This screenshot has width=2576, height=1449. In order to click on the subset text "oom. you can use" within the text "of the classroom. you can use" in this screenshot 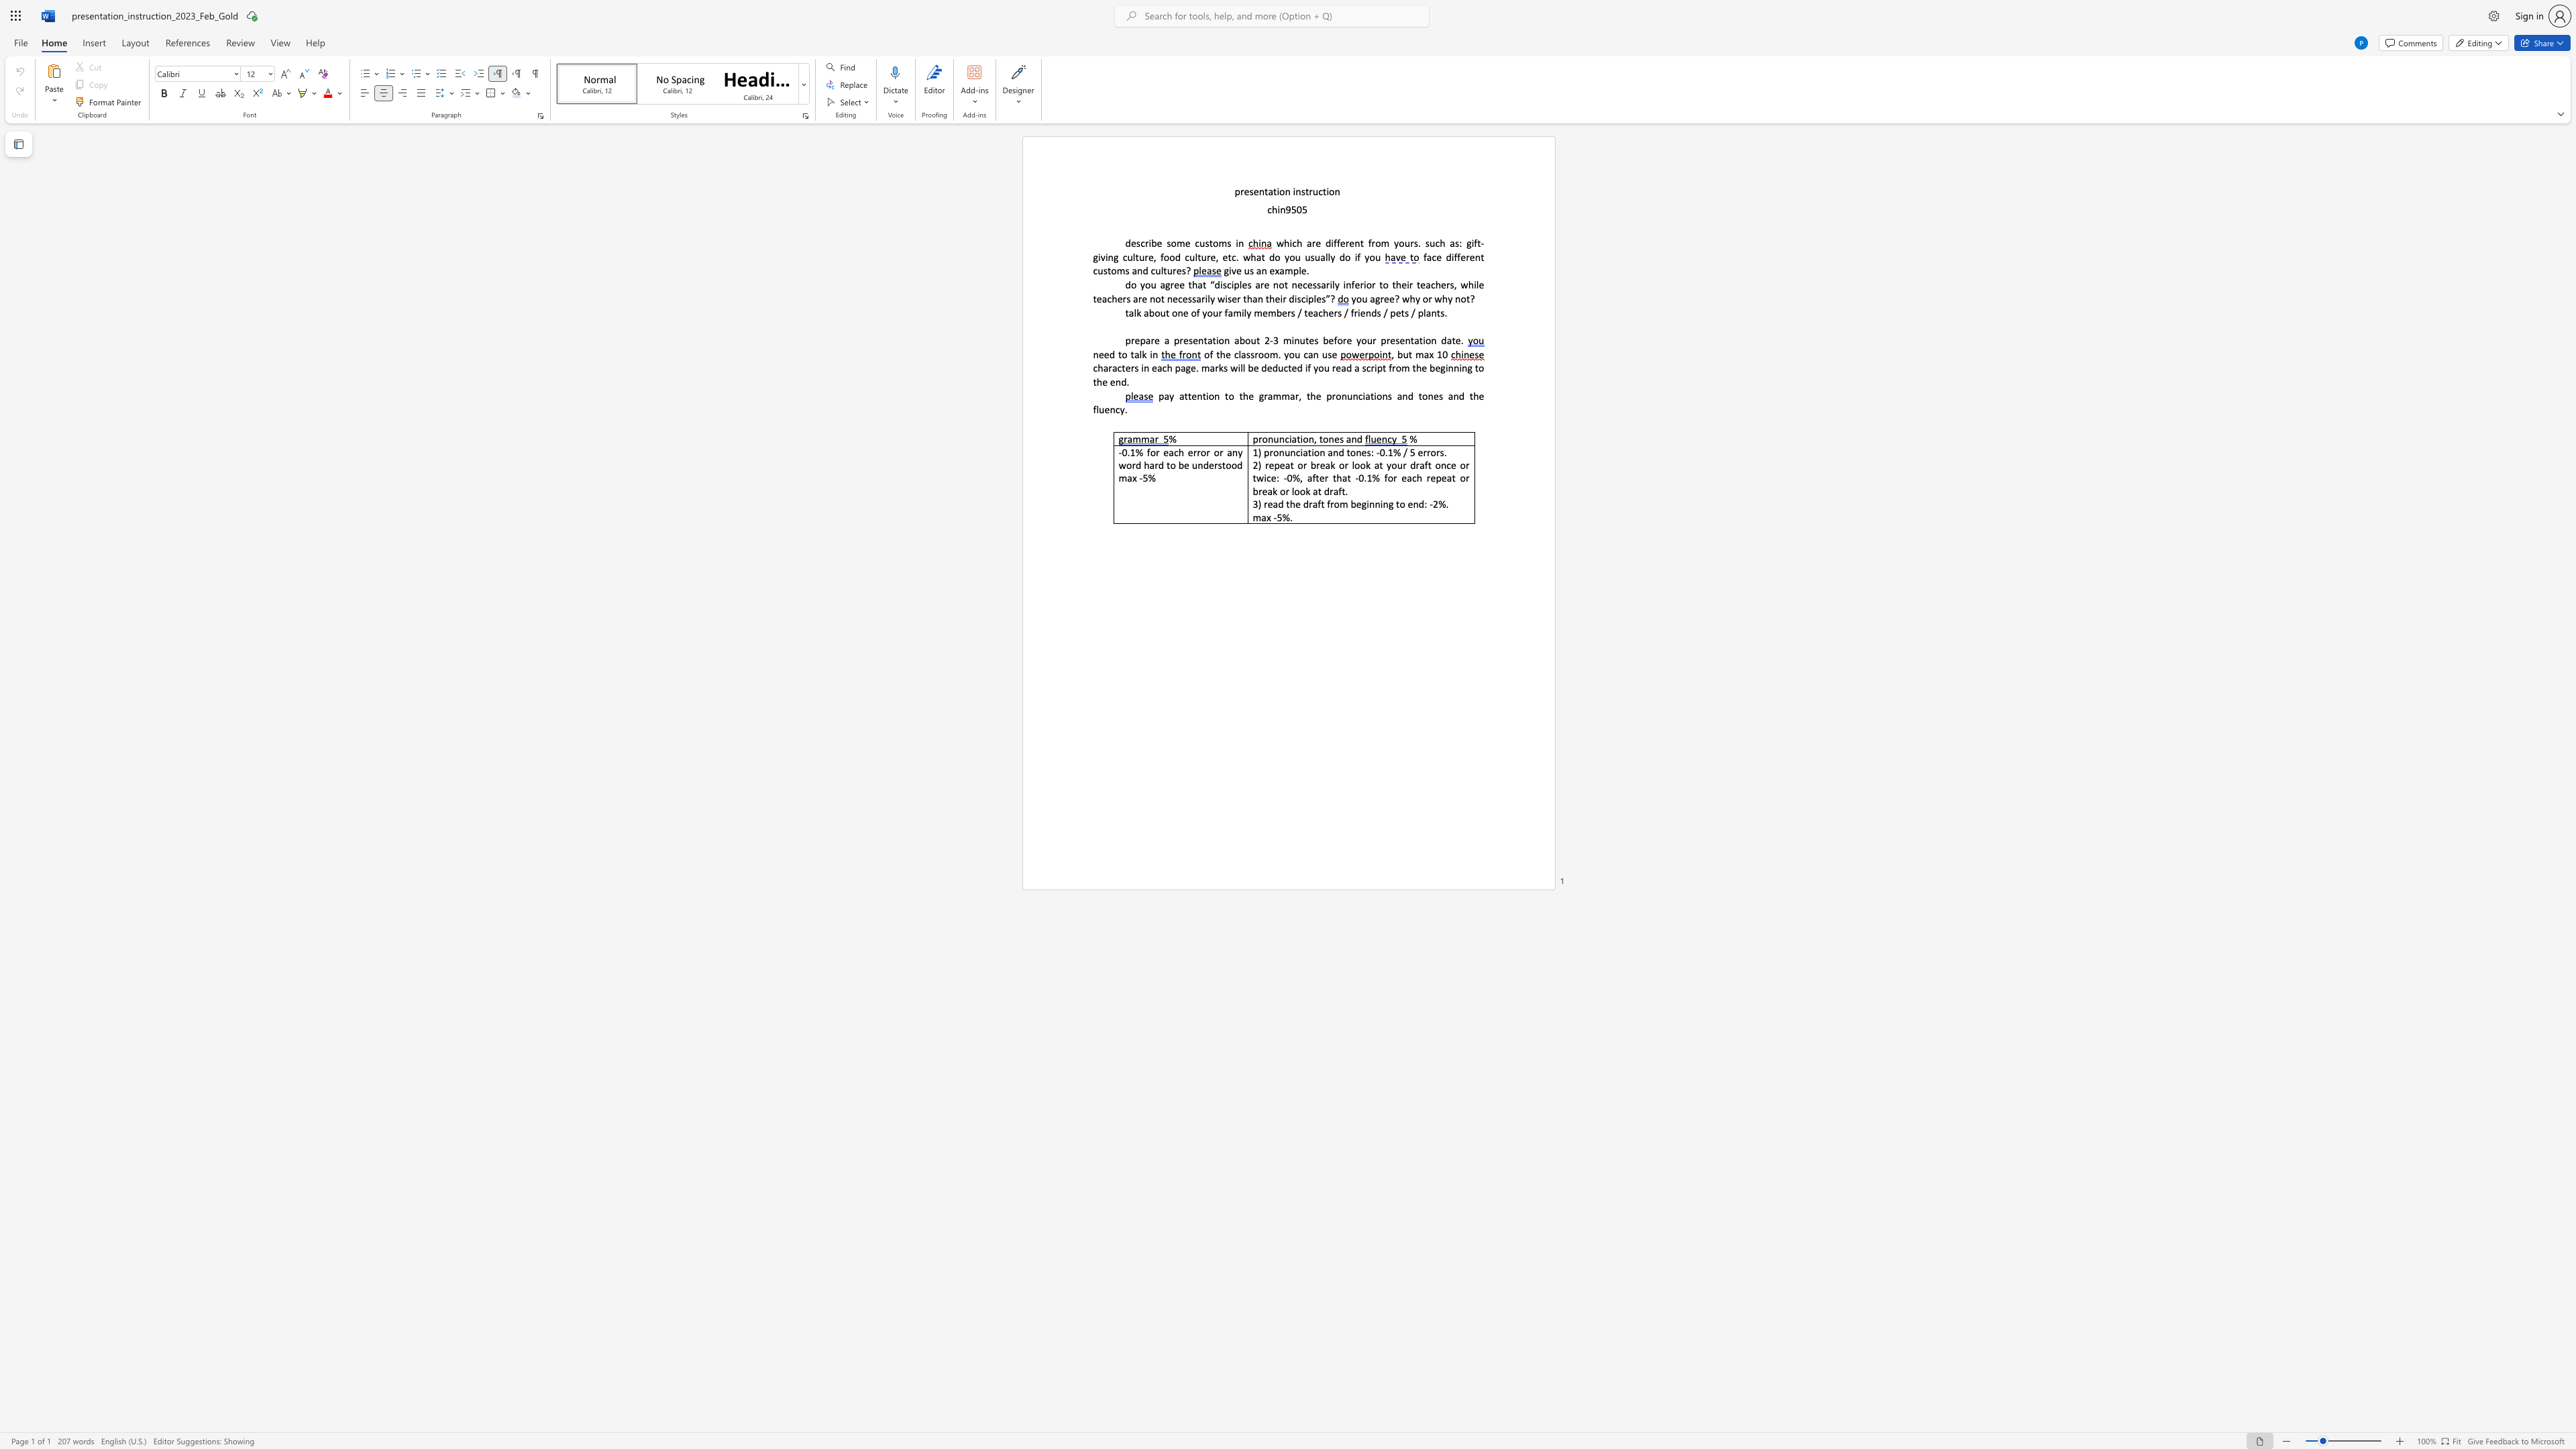, I will do `click(1257, 354)`.